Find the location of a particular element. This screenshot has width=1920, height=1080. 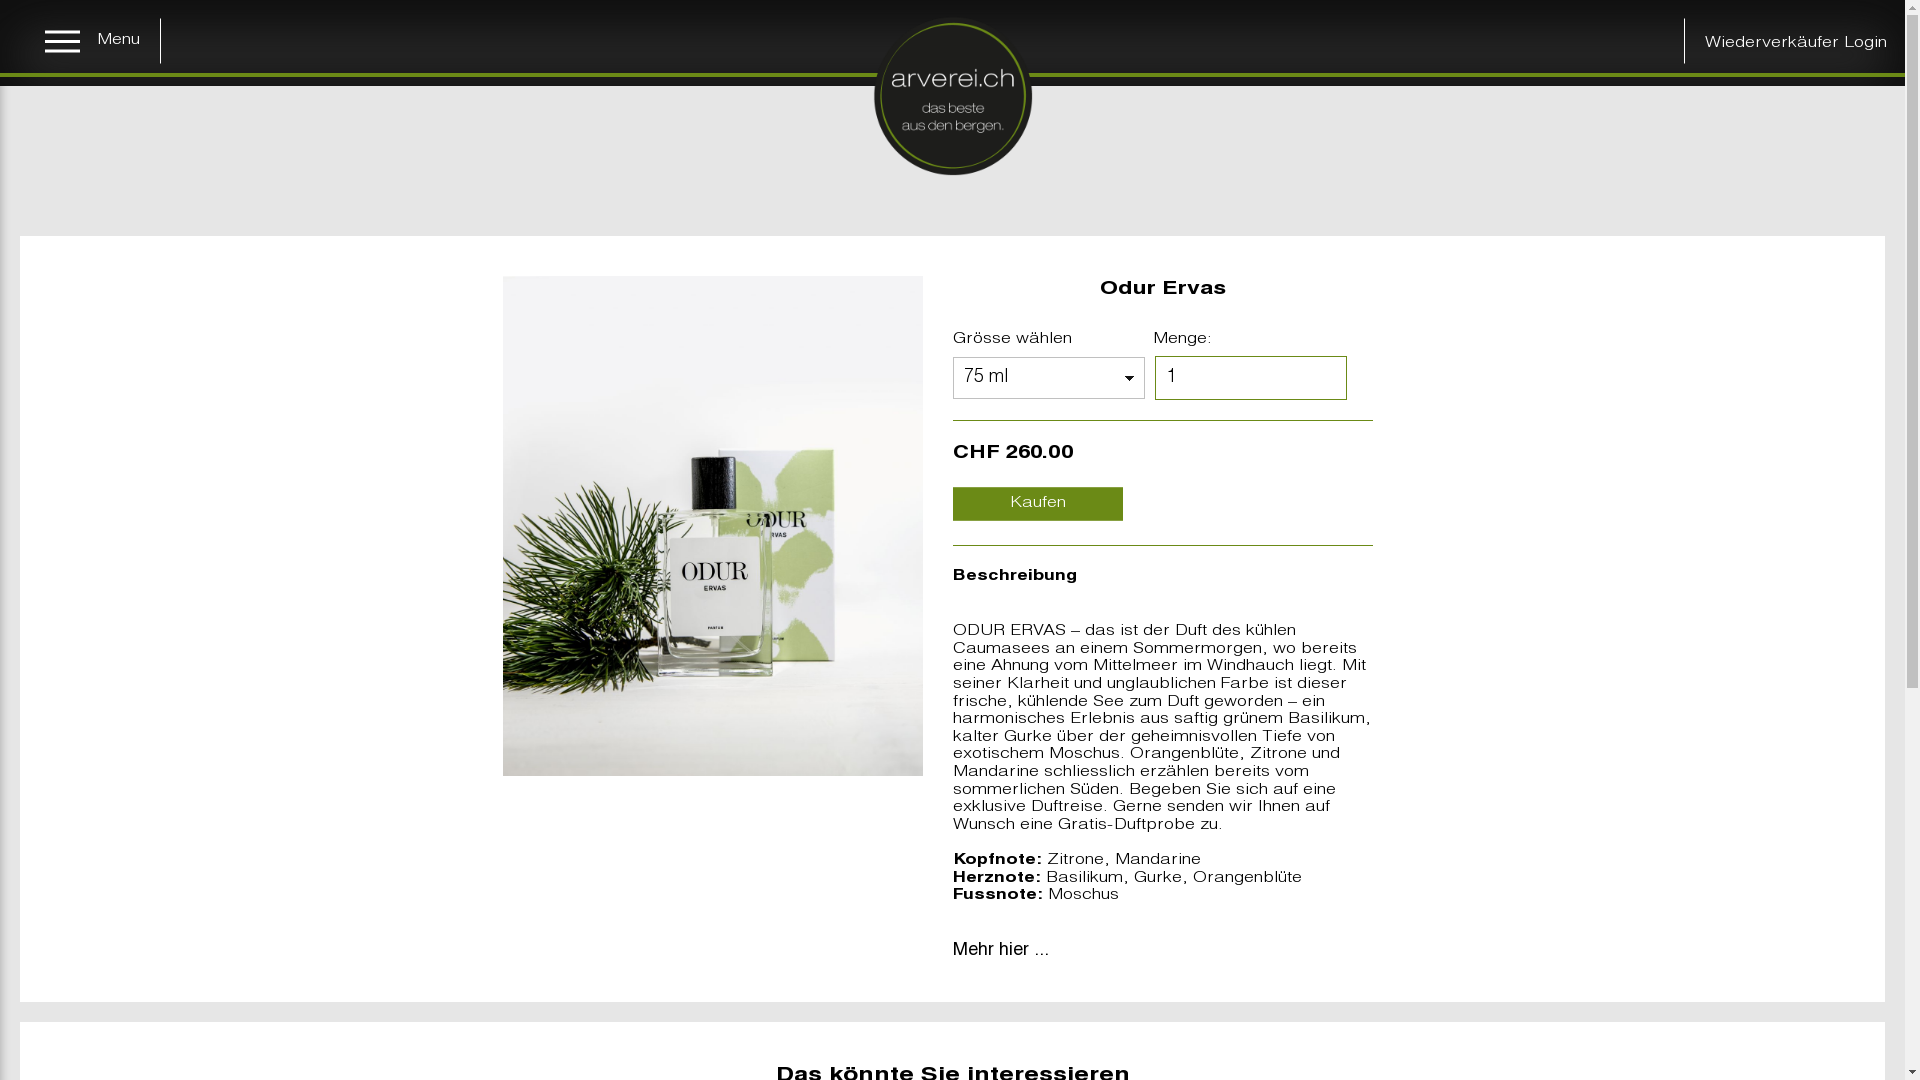

'Mehr hier ...' is located at coordinates (999, 950).